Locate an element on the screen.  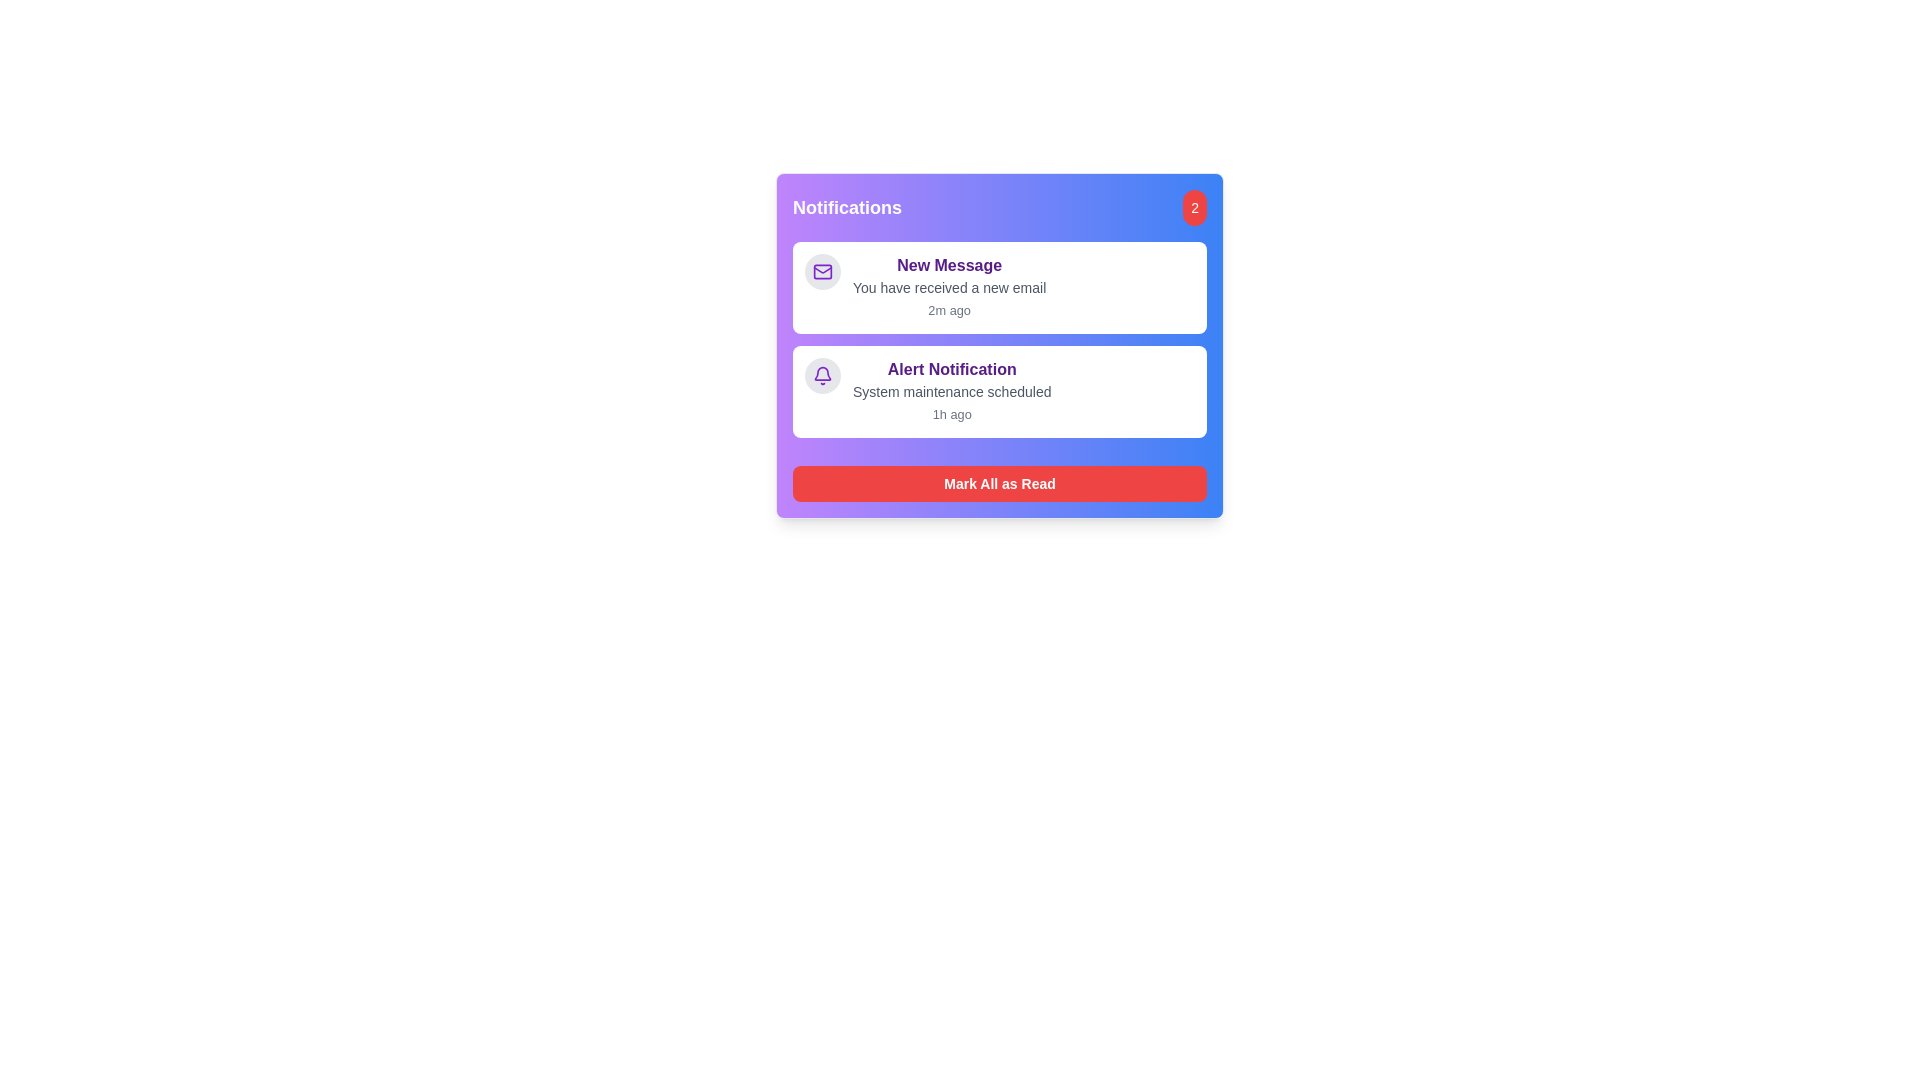
the text block displaying 'System maintenance scheduled' within the purple notification window, located below 'Alert Notification' is located at coordinates (951, 392).